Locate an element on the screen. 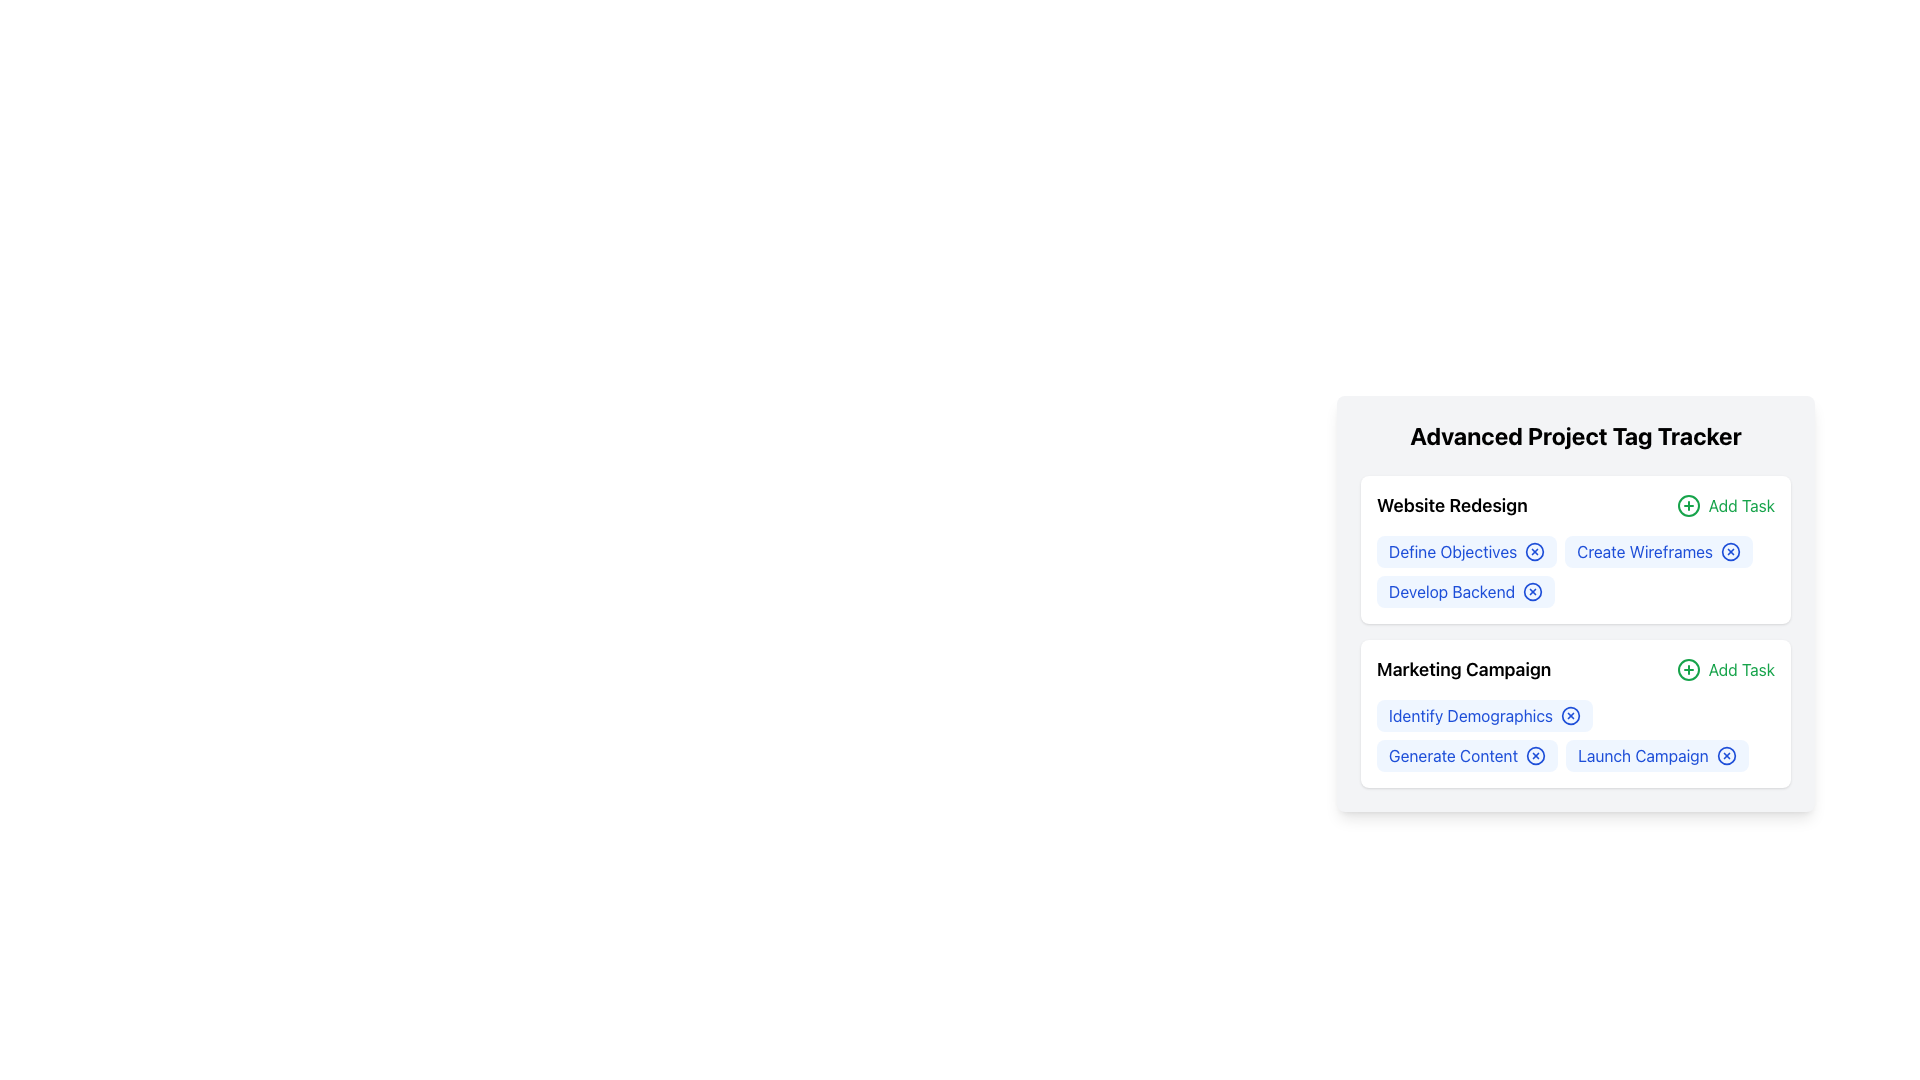 The width and height of the screenshot is (1920, 1080). the Text Label that displays the title of a project or task grouping, located in the first section of a task card layout, to quickly identify the context of the tasks listed below it is located at coordinates (1452, 504).